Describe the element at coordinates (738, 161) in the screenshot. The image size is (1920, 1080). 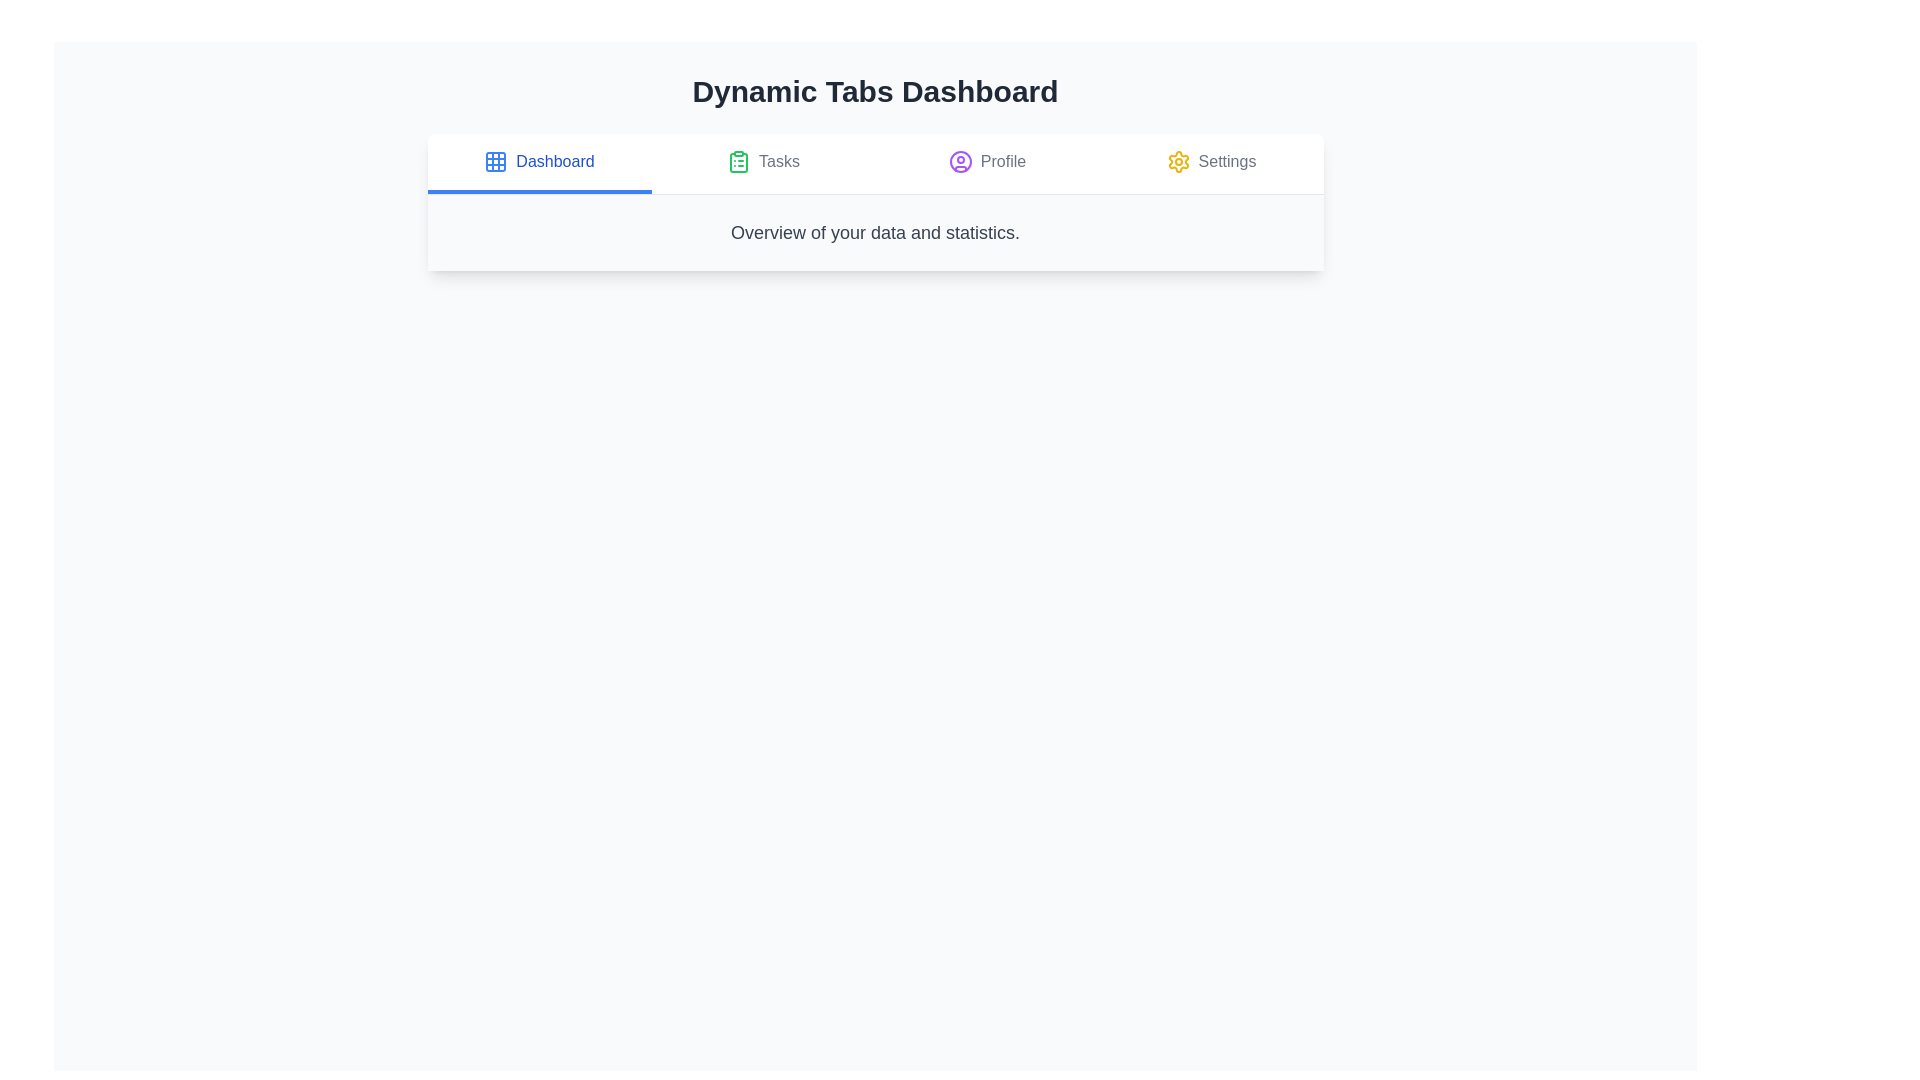
I see `the decorative graphical element that is part of the clipboard icon representing the 'Tasks' tab in the navigation menu` at that location.